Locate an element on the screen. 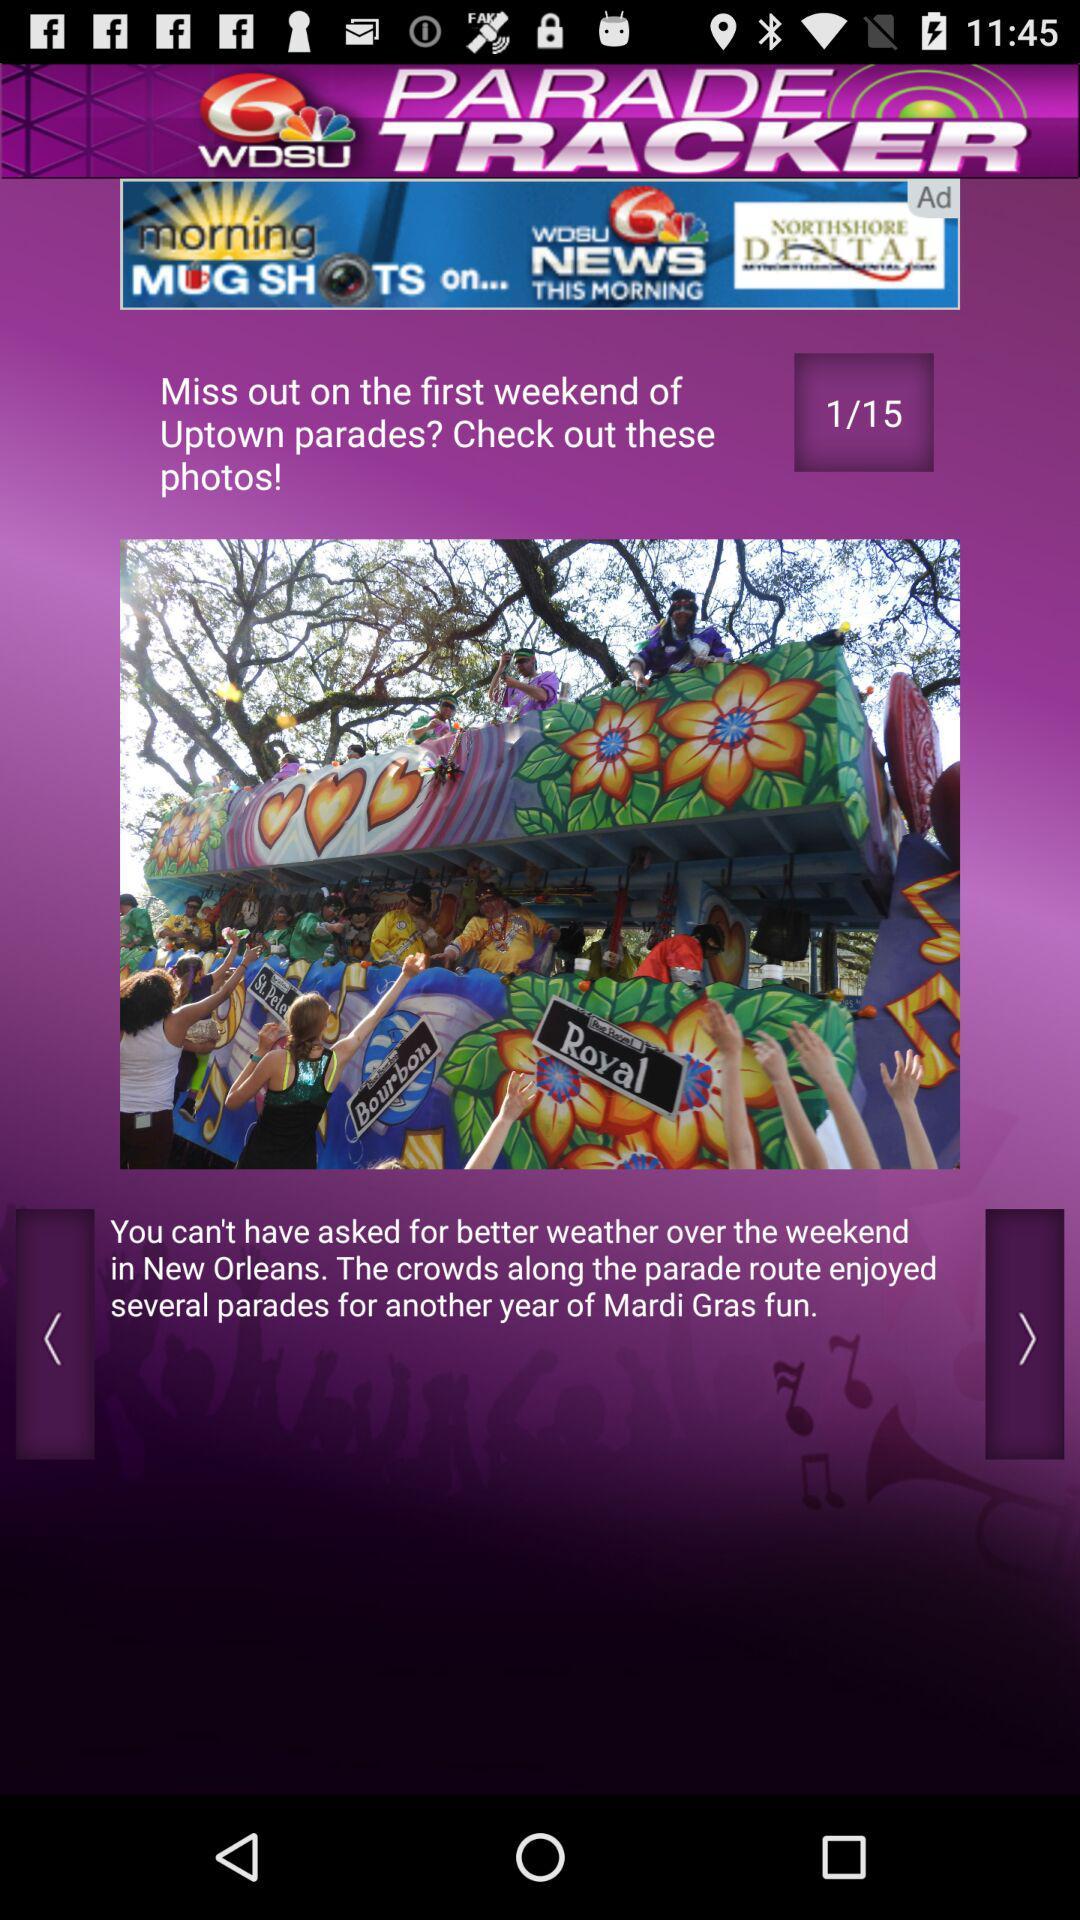 The image size is (1080, 1920). go back is located at coordinates (1024, 1334).